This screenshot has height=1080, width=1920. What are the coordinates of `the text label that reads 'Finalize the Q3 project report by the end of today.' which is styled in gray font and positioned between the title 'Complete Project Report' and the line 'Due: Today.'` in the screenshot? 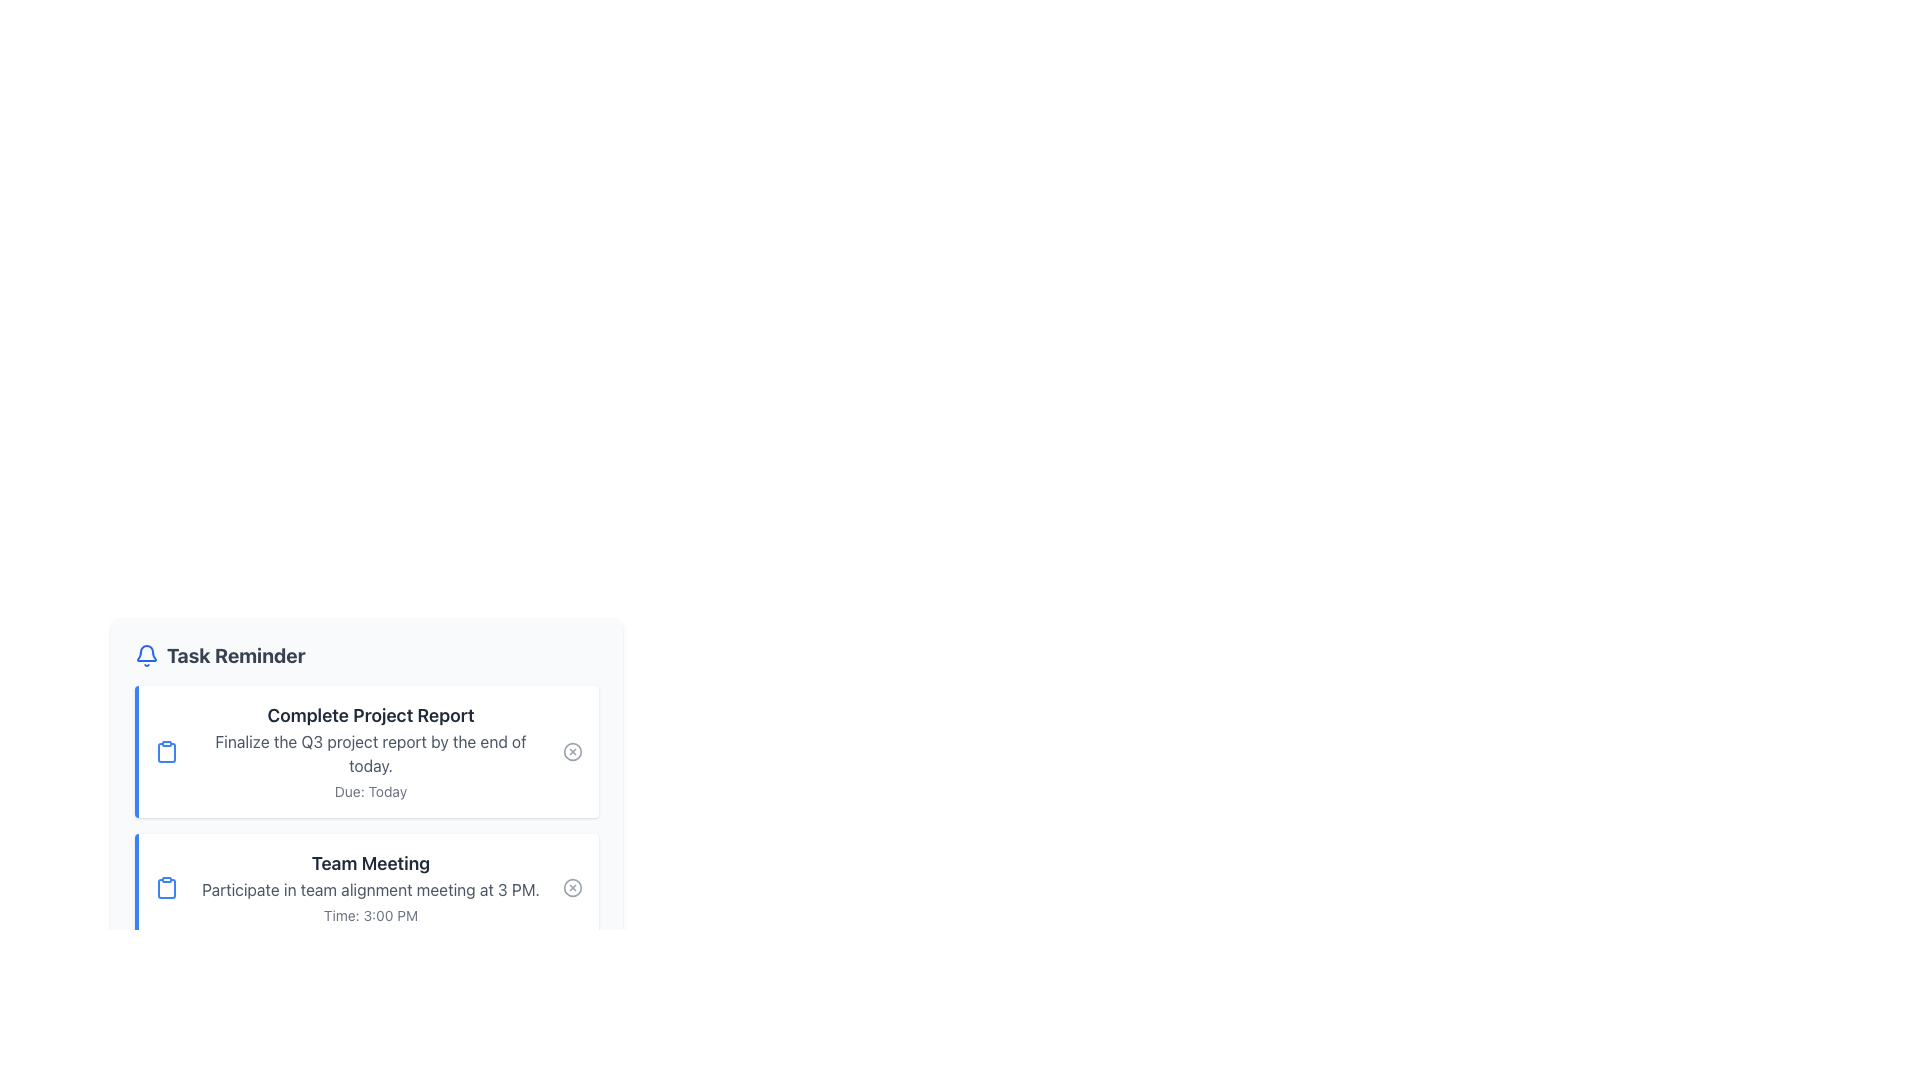 It's located at (370, 753).